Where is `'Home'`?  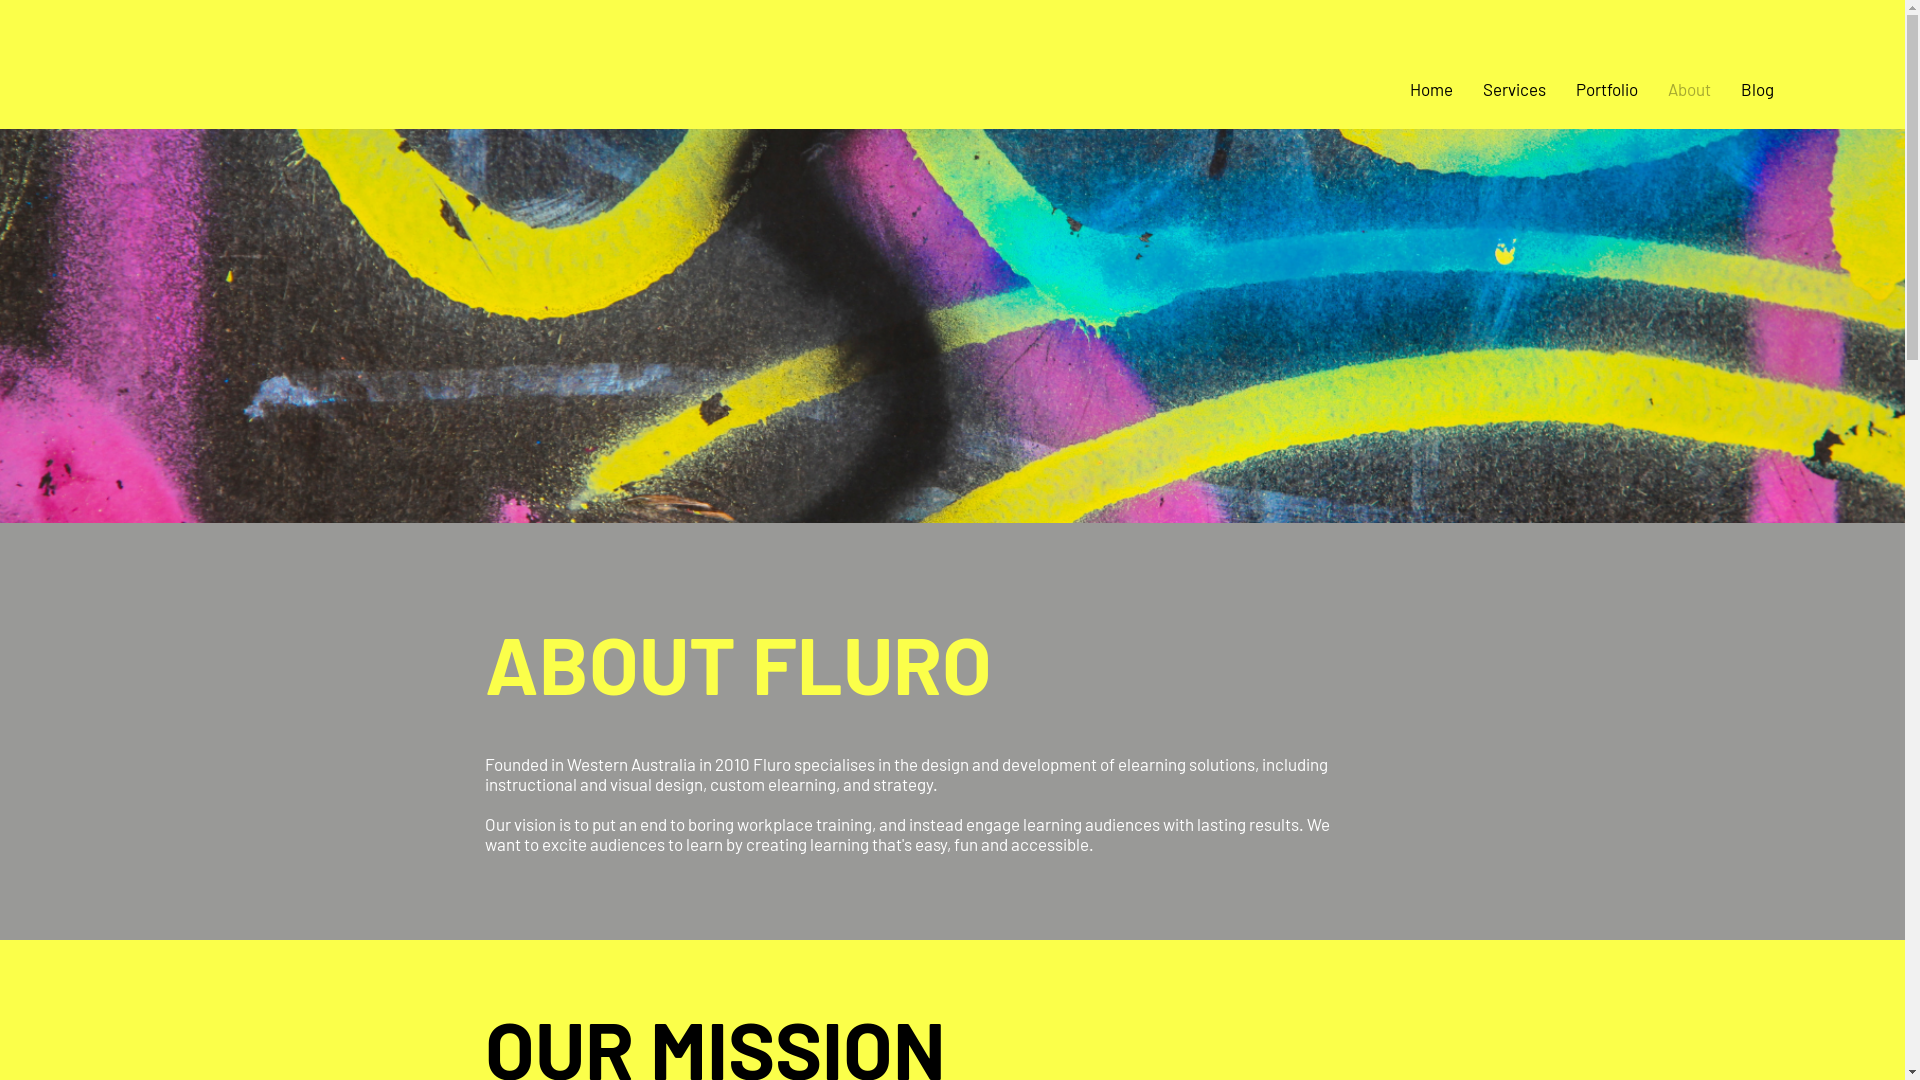 'Home' is located at coordinates (1394, 87).